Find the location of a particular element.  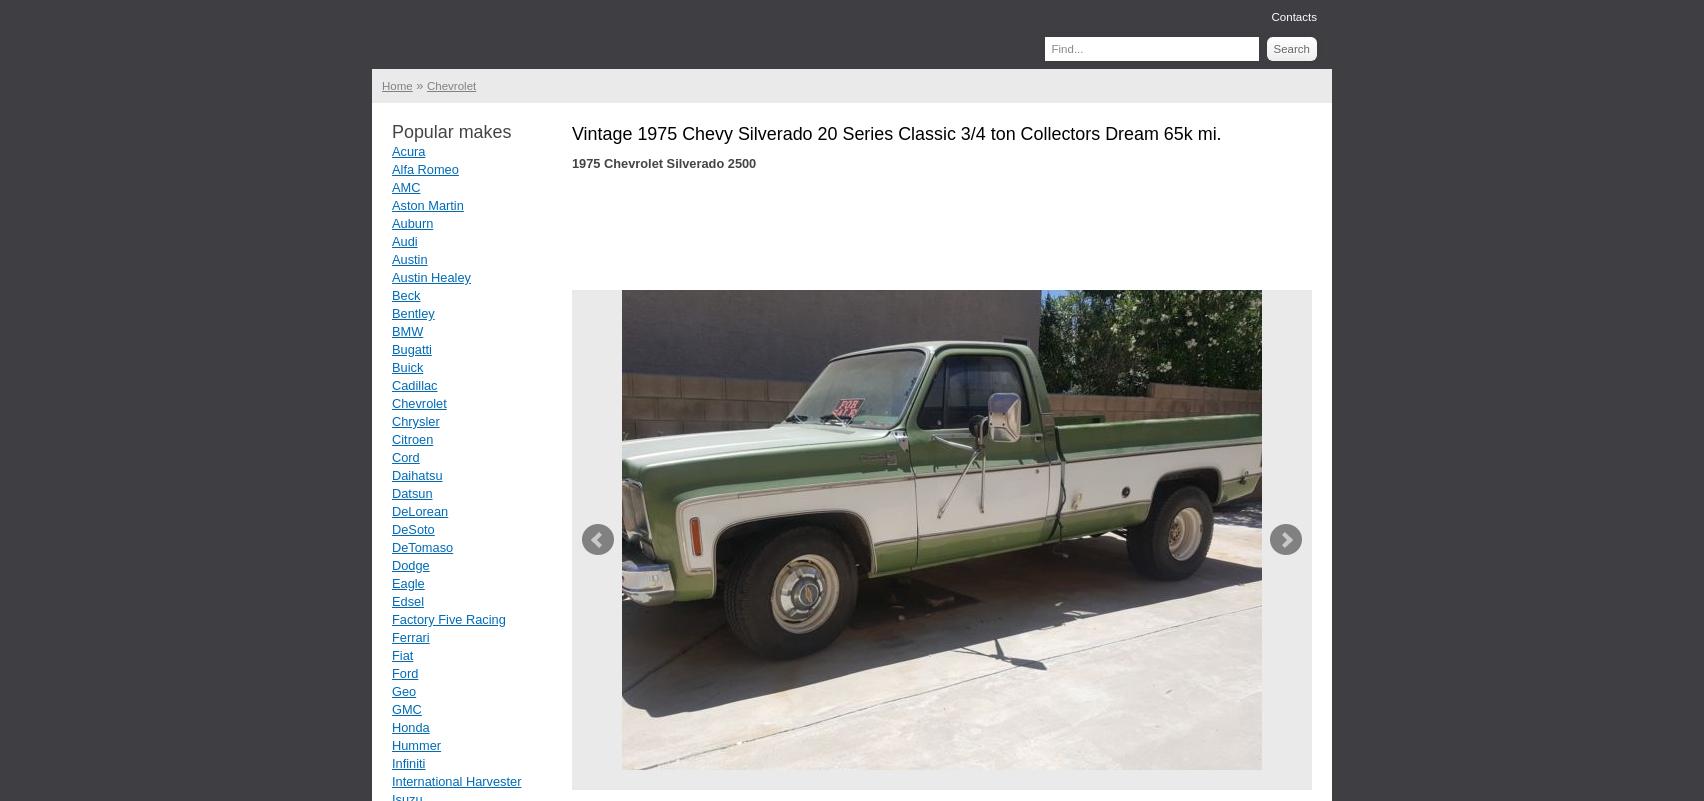

'Eagle' is located at coordinates (390, 583).